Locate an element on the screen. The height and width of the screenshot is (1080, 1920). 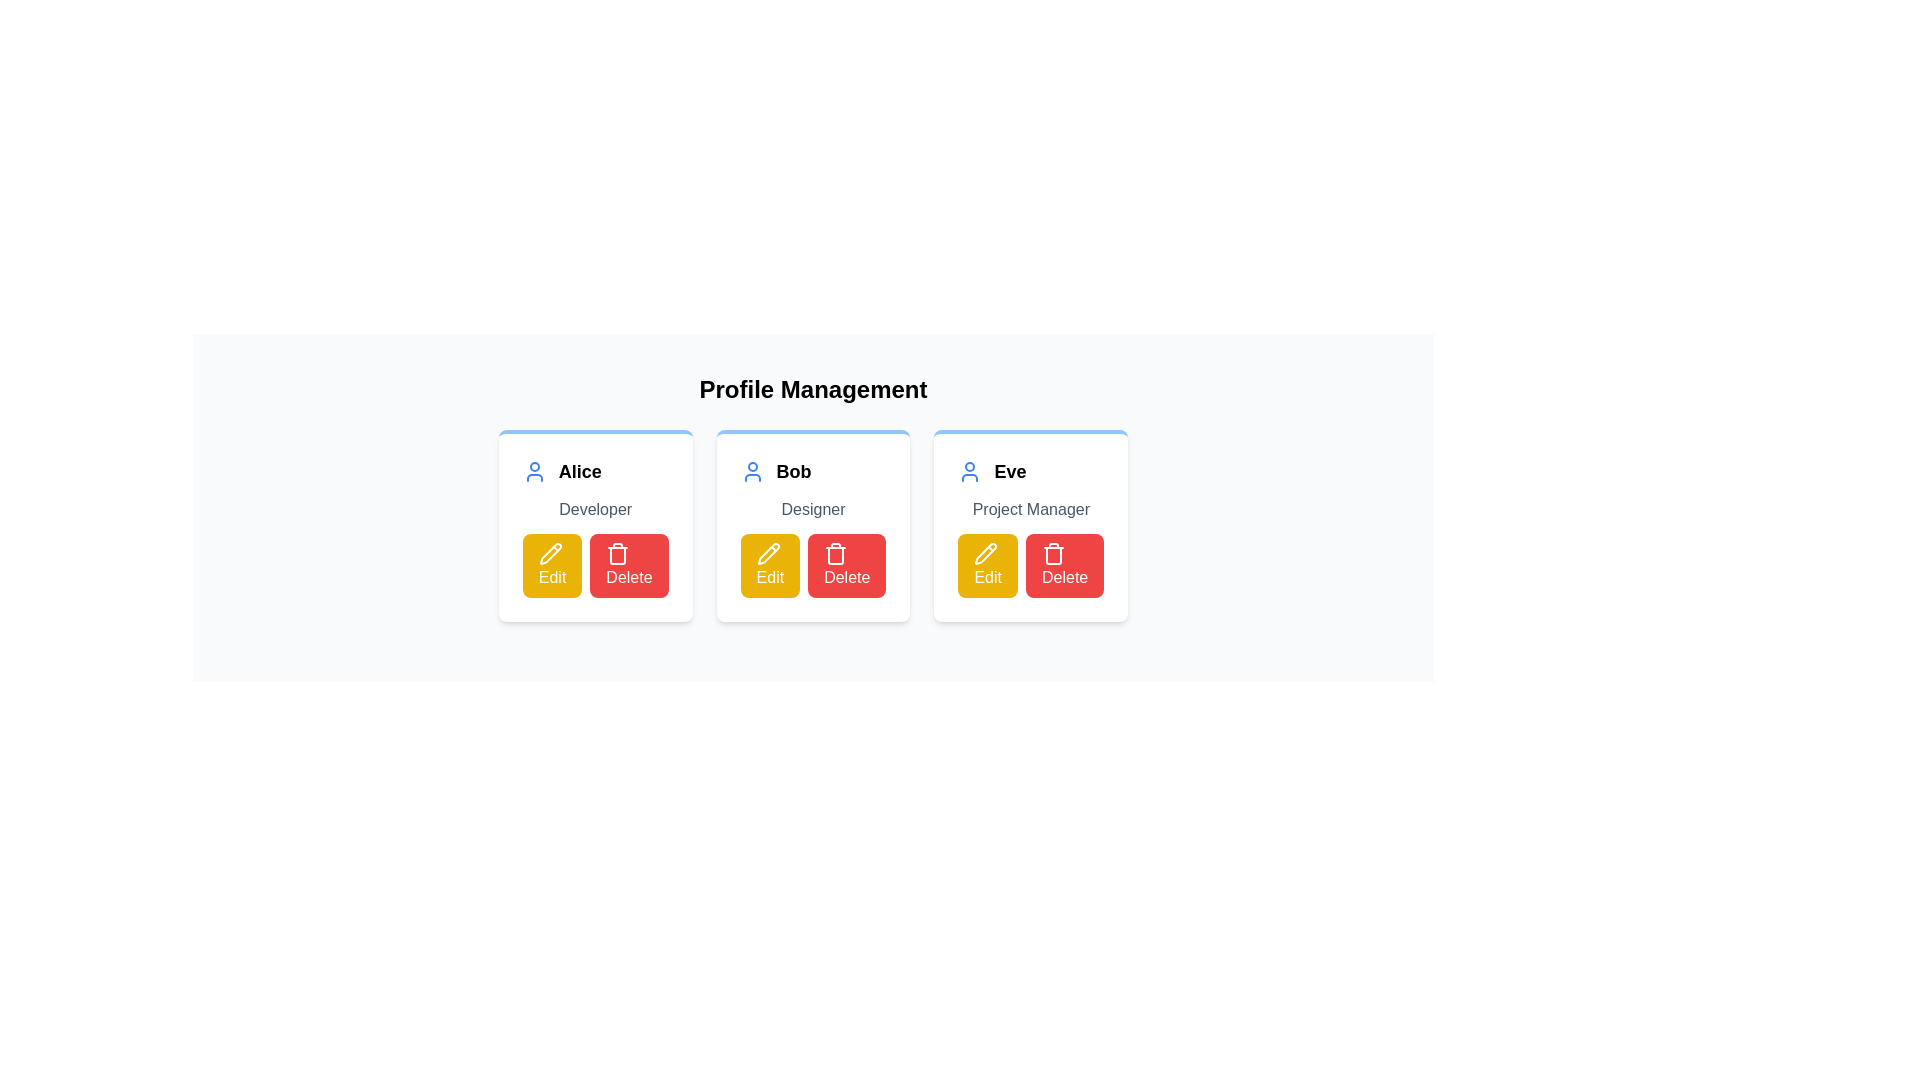
the text label identifying the profile owner 'Alice' is located at coordinates (594, 471).